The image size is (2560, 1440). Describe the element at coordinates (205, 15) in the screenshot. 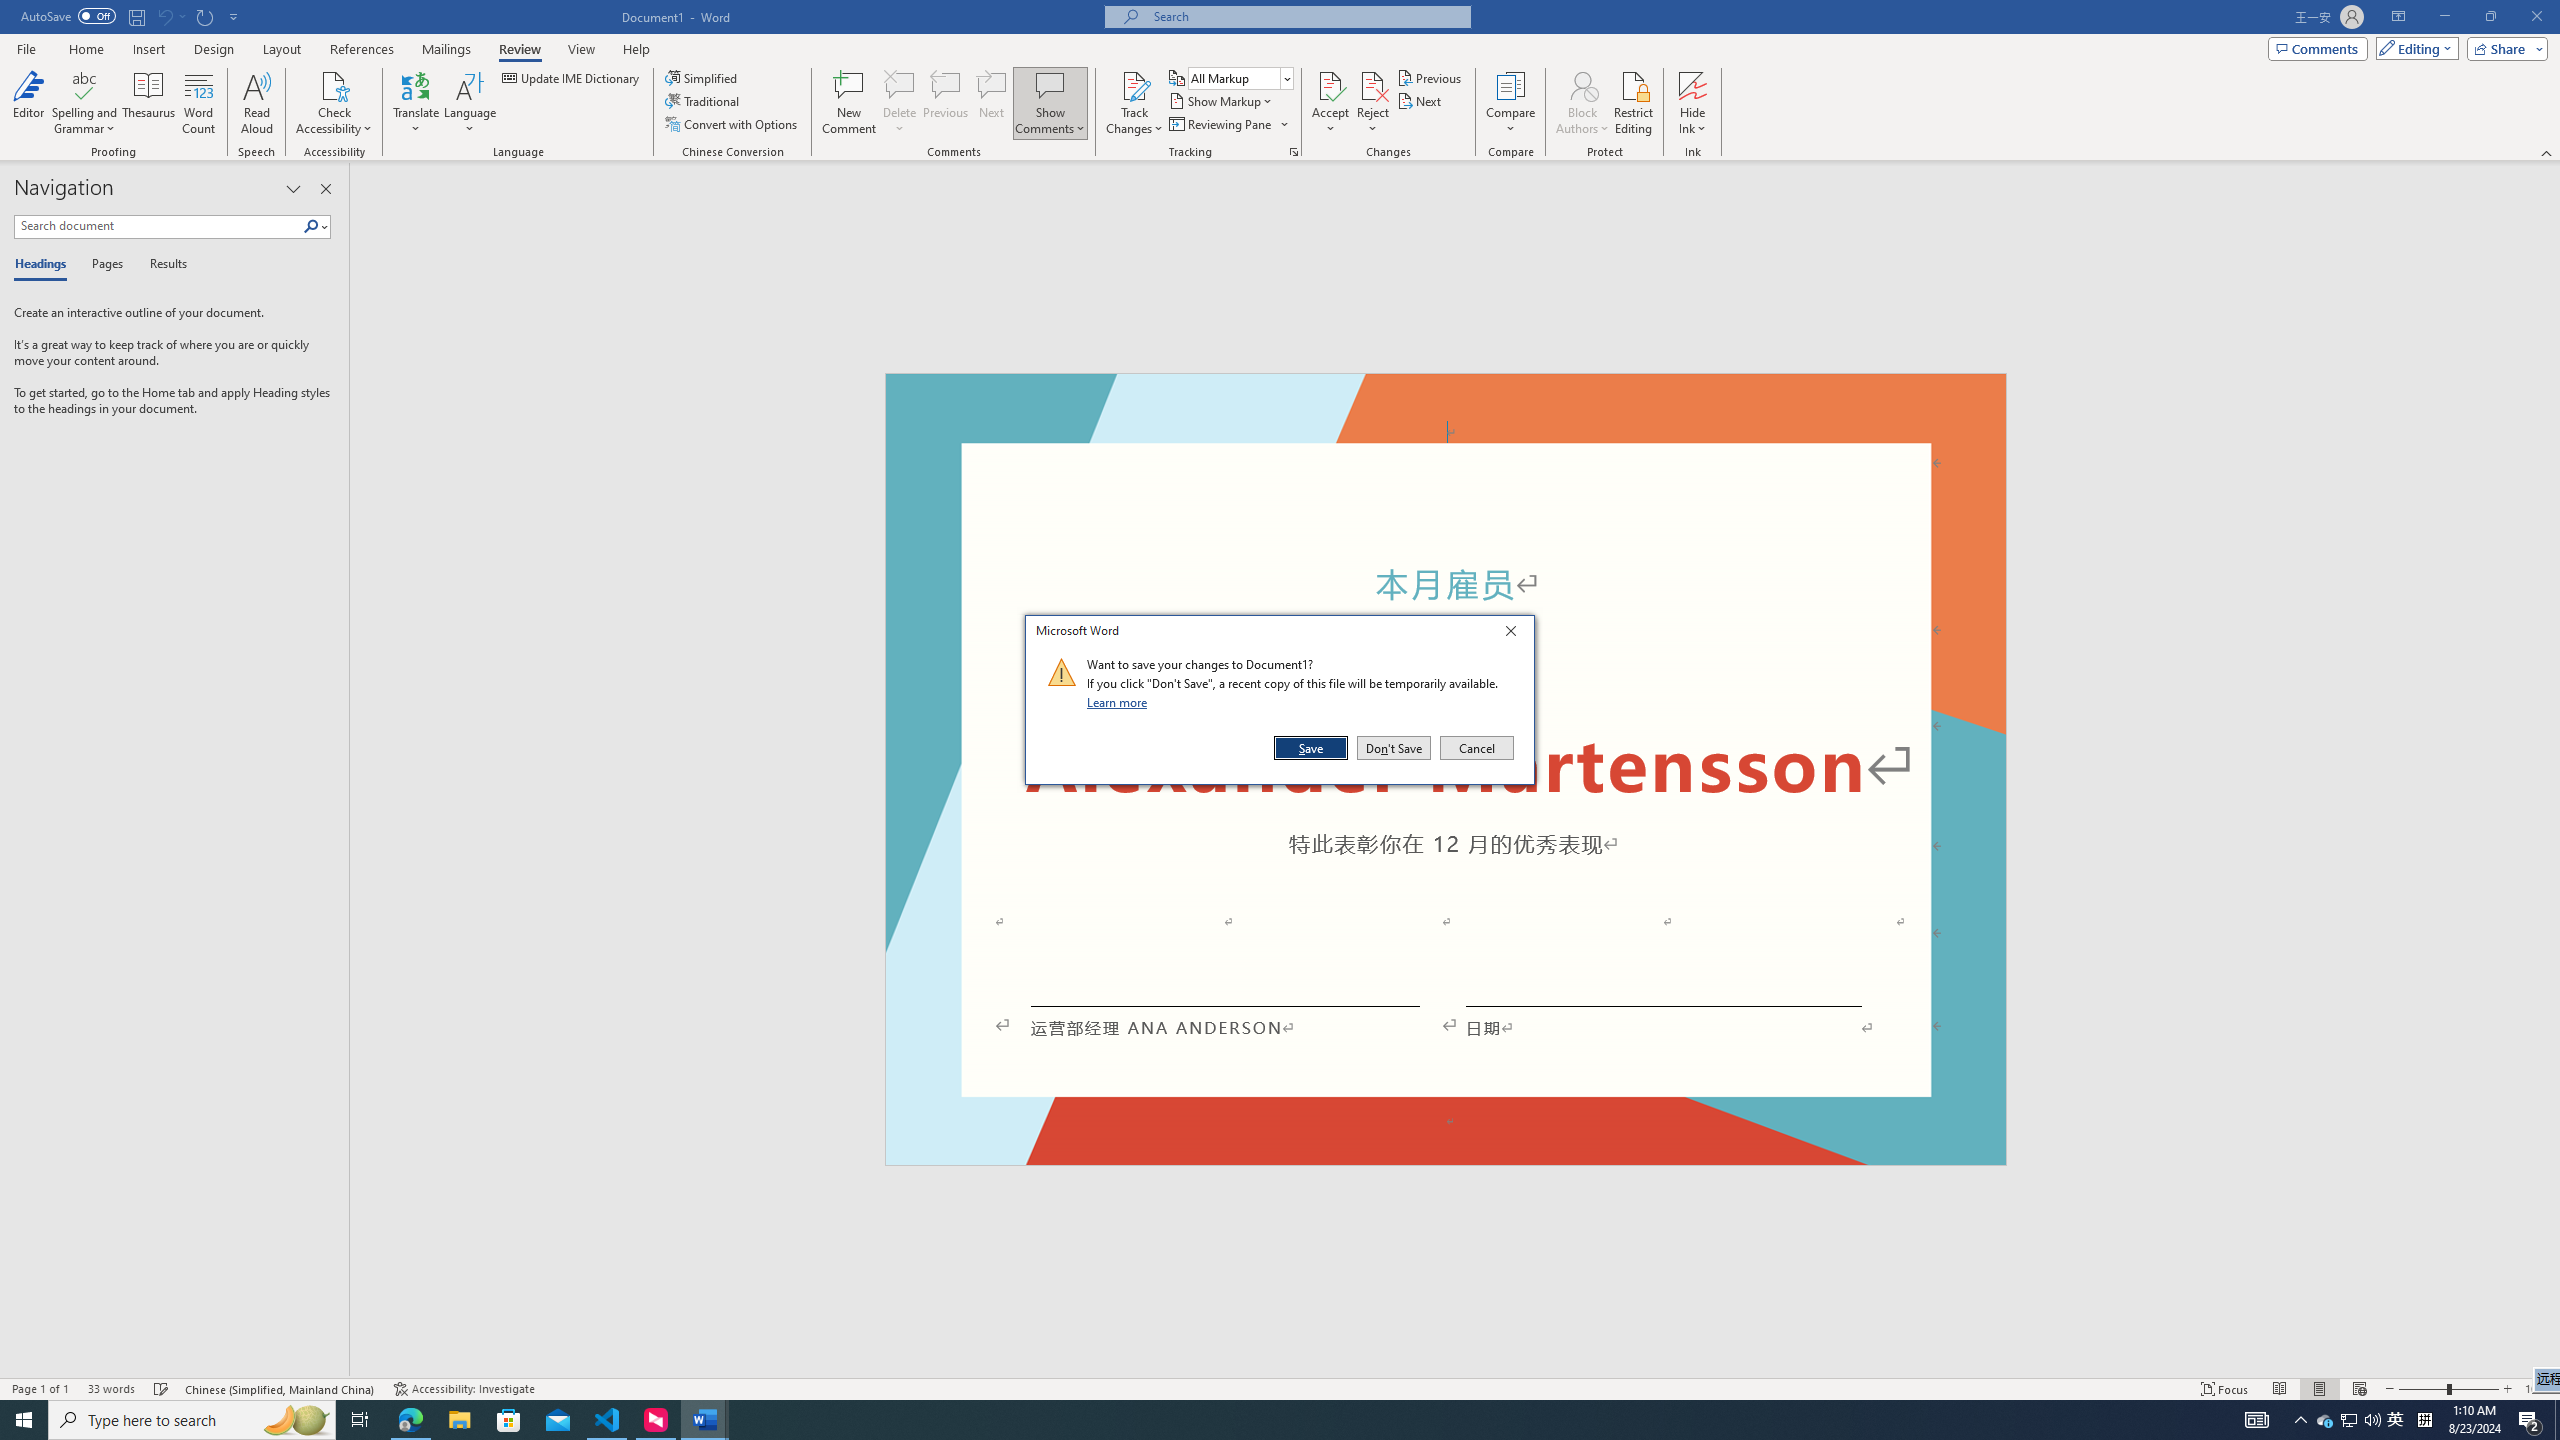

I see `'Repeat Shrink Font'` at that location.